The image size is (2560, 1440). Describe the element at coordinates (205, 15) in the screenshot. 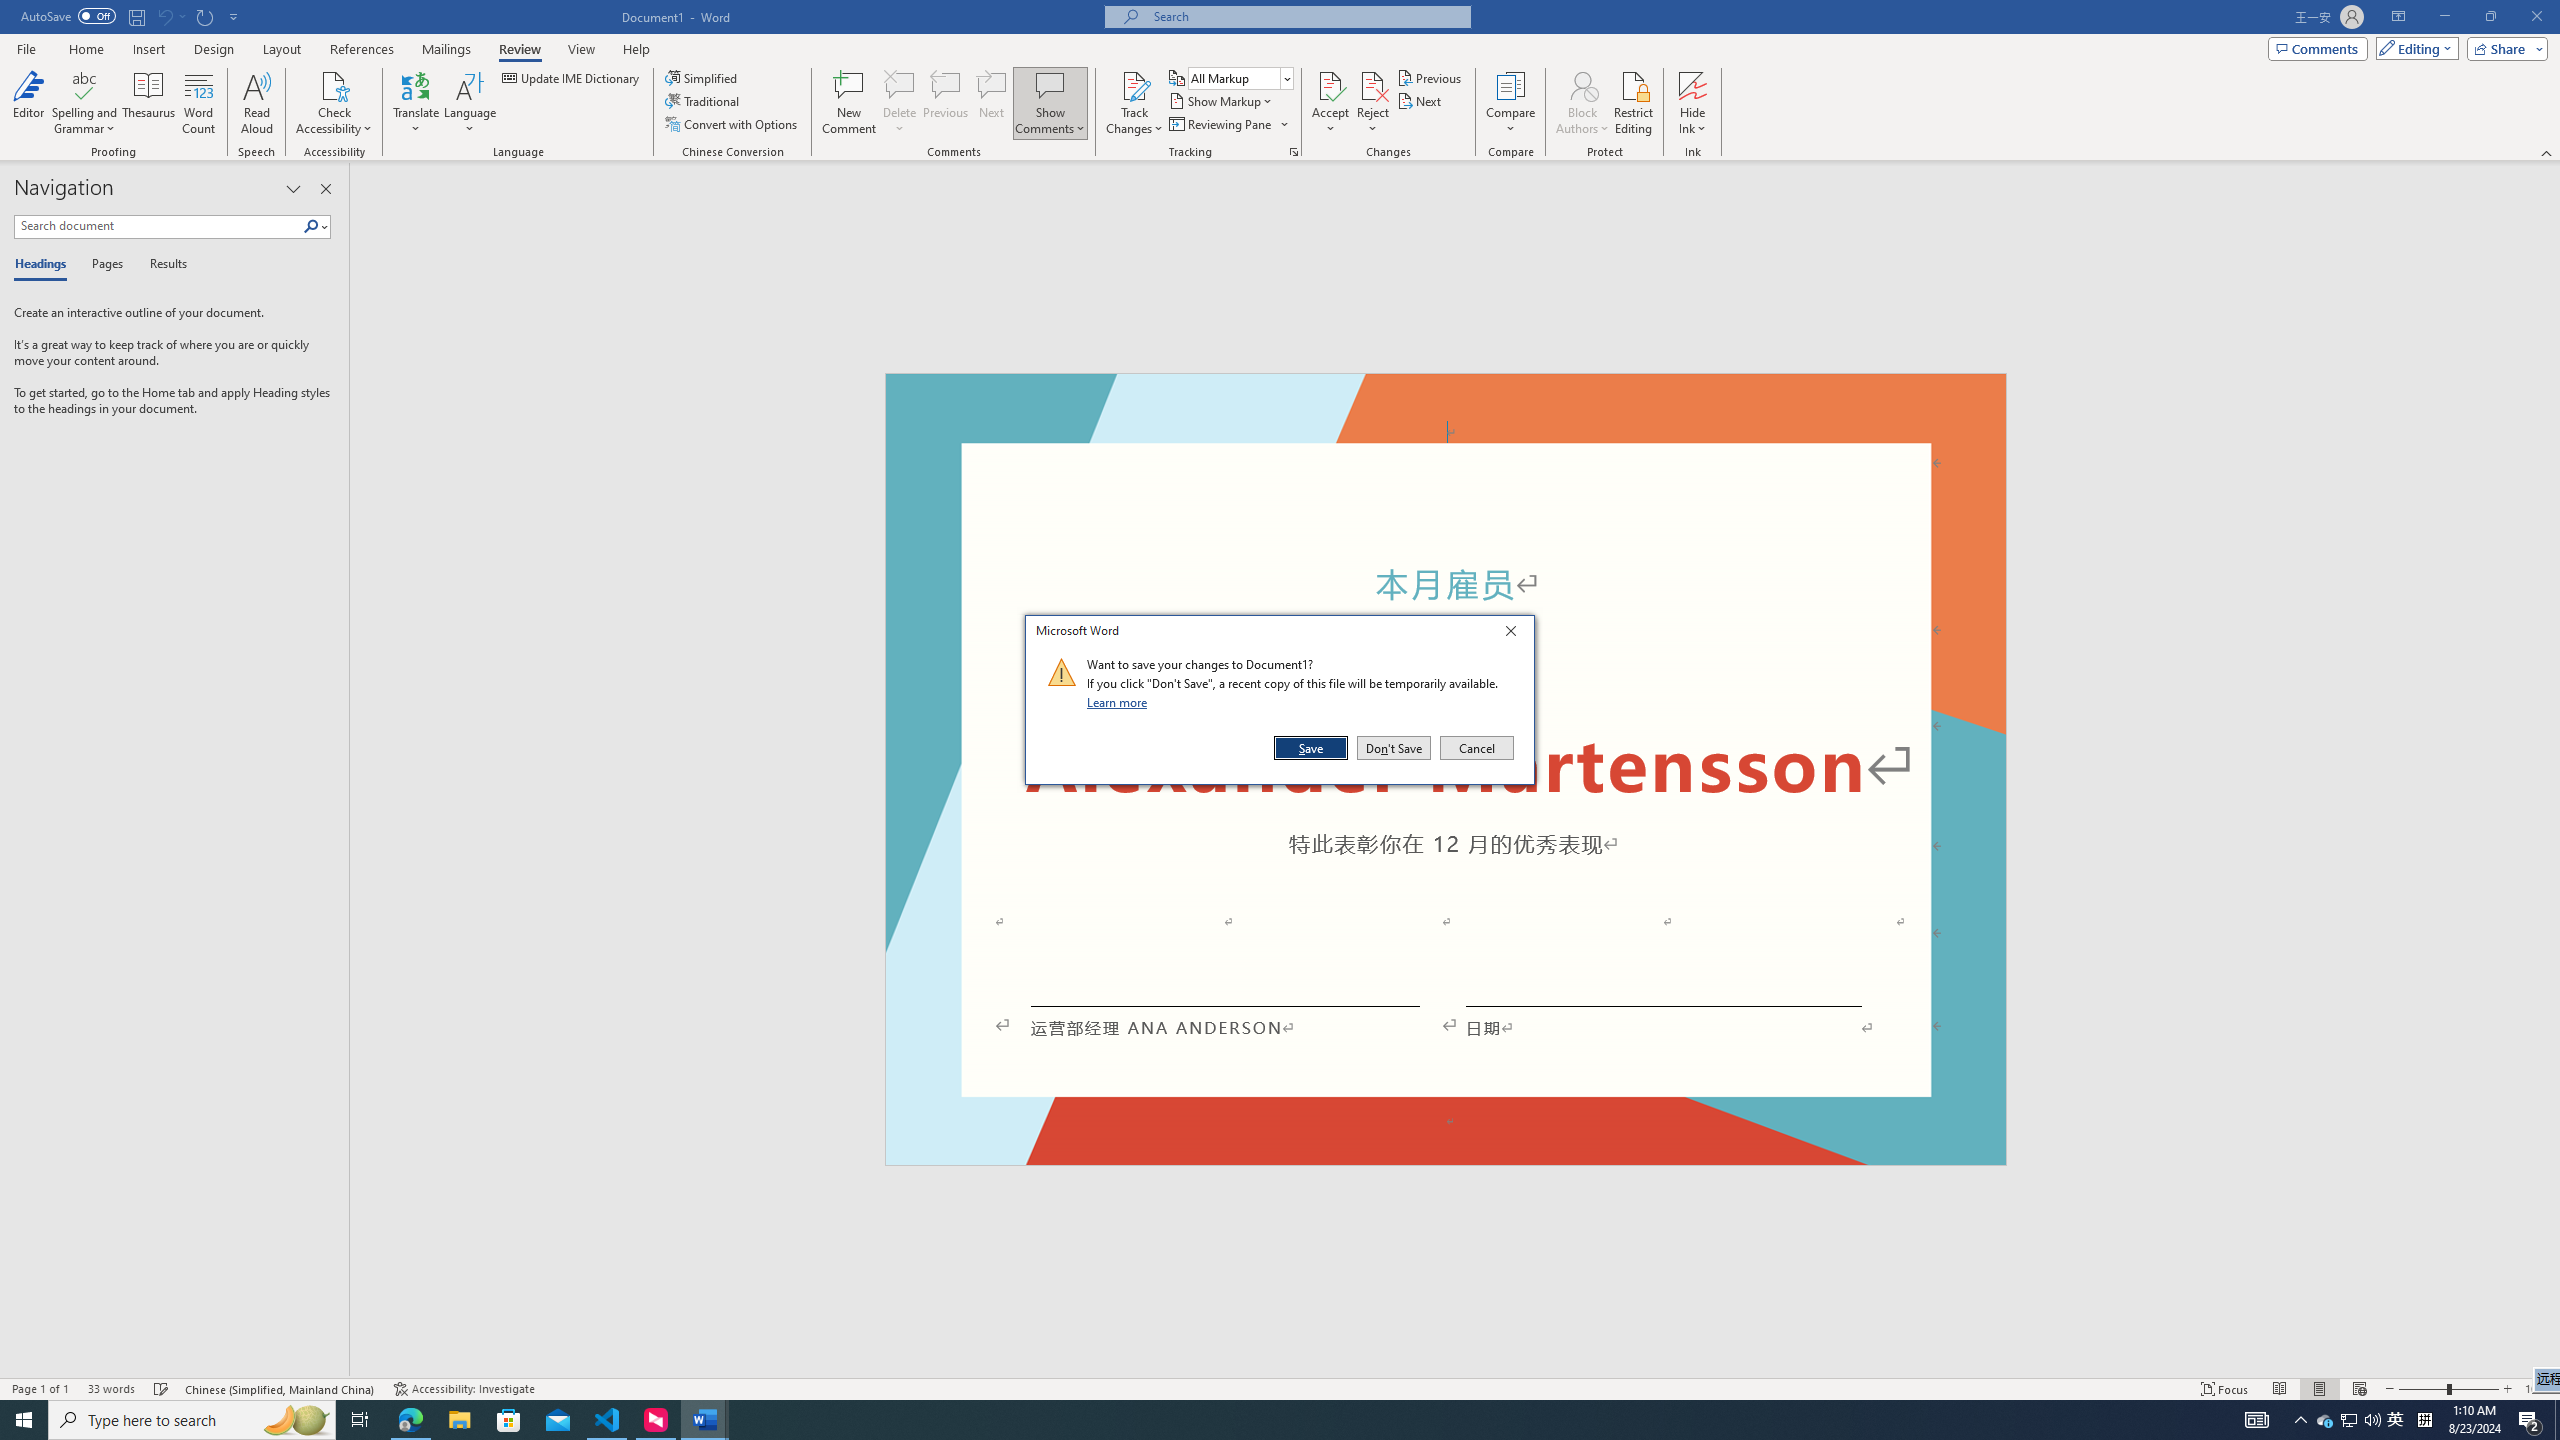

I see `'Repeat Shrink Font'` at that location.